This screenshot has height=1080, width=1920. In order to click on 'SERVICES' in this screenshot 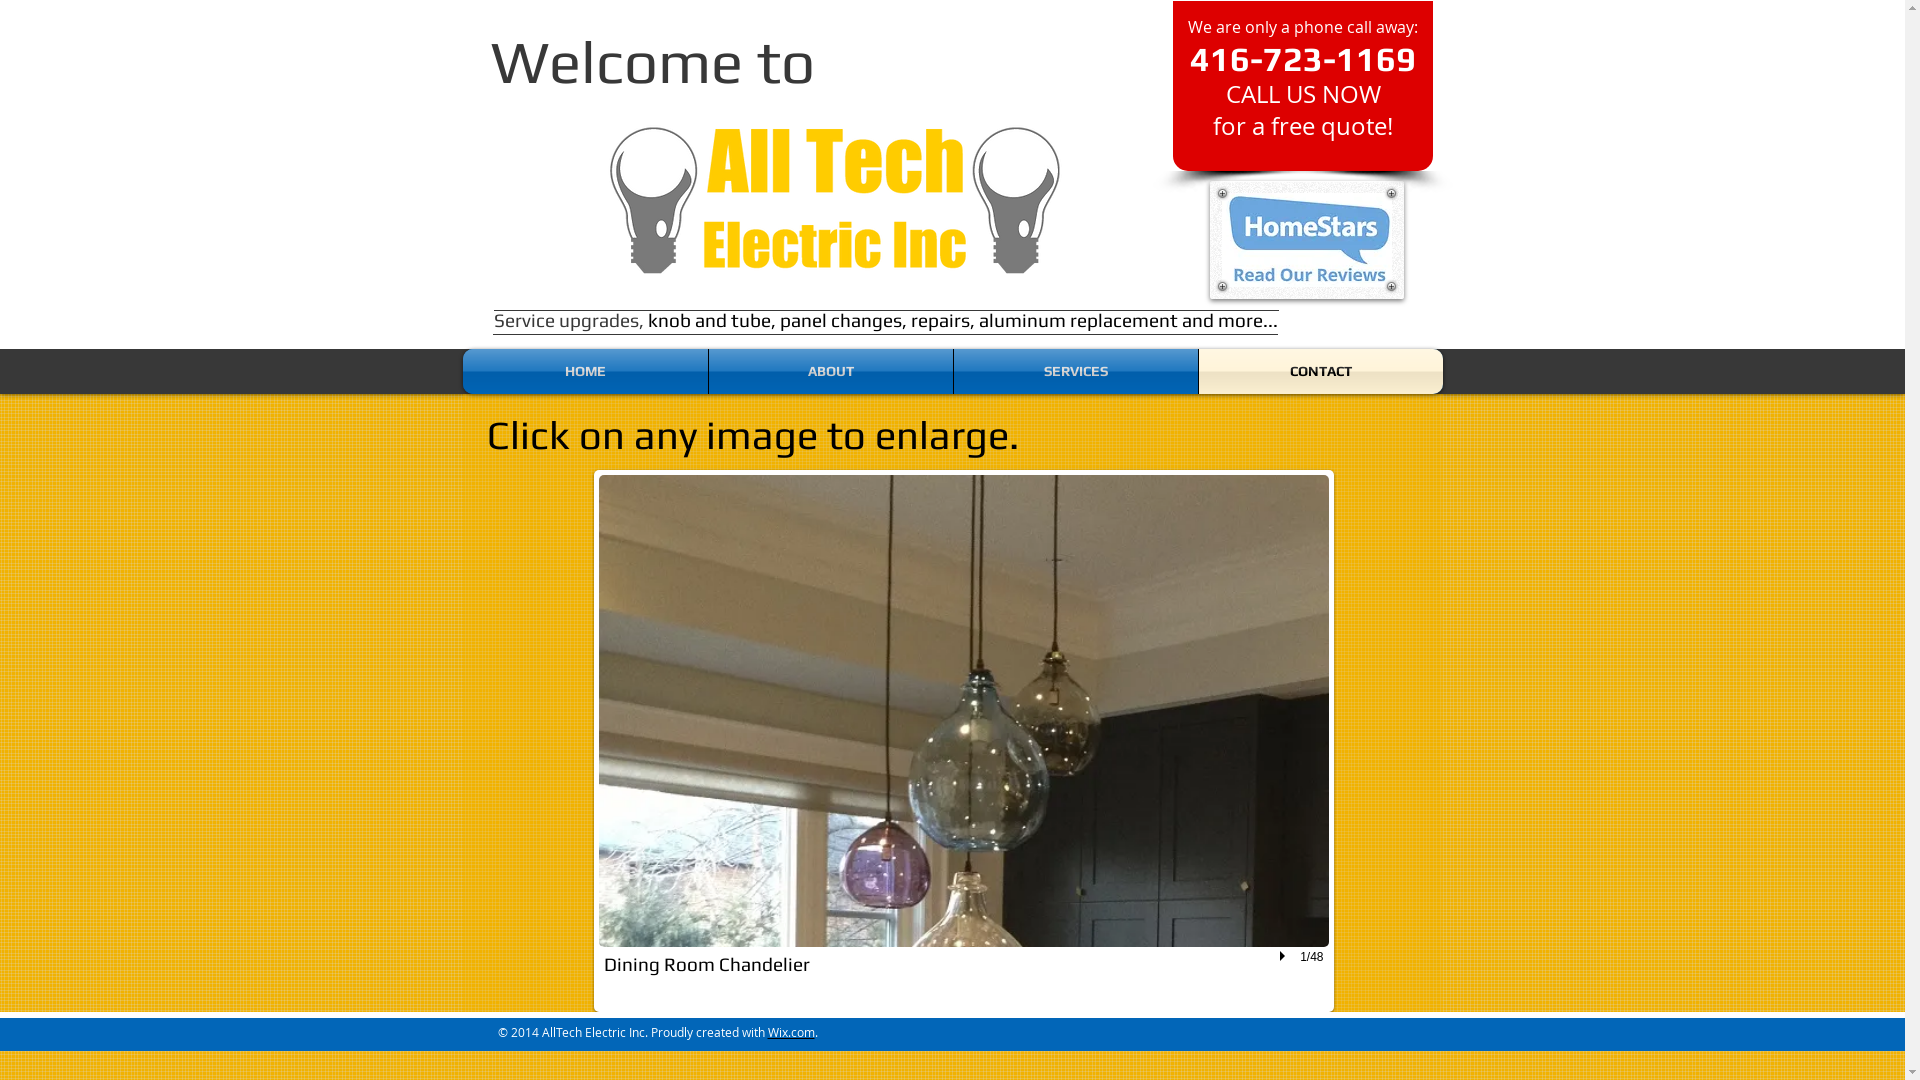, I will do `click(1074, 371)`.